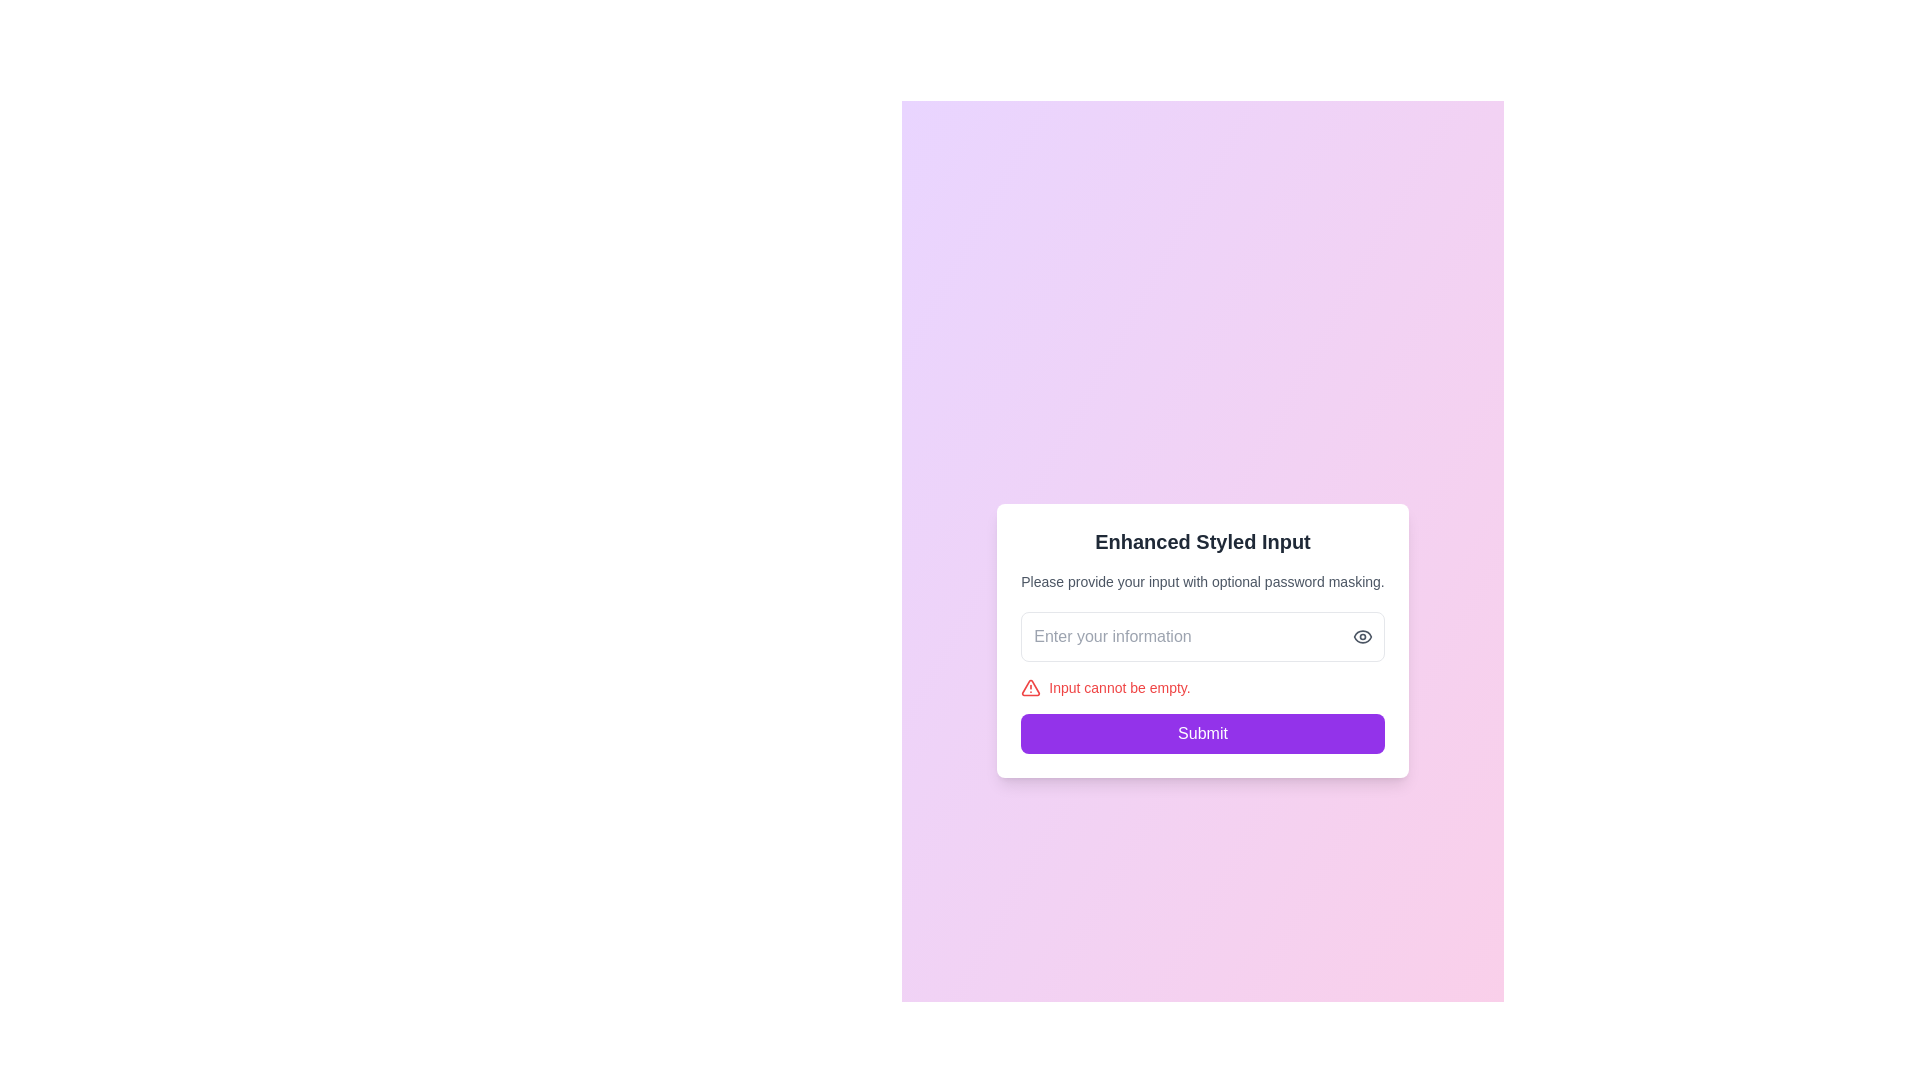  What do you see at coordinates (1202, 733) in the screenshot?
I see `the 'Submit' button with a purple background and rounded corners to observe its hover effect` at bounding box center [1202, 733].